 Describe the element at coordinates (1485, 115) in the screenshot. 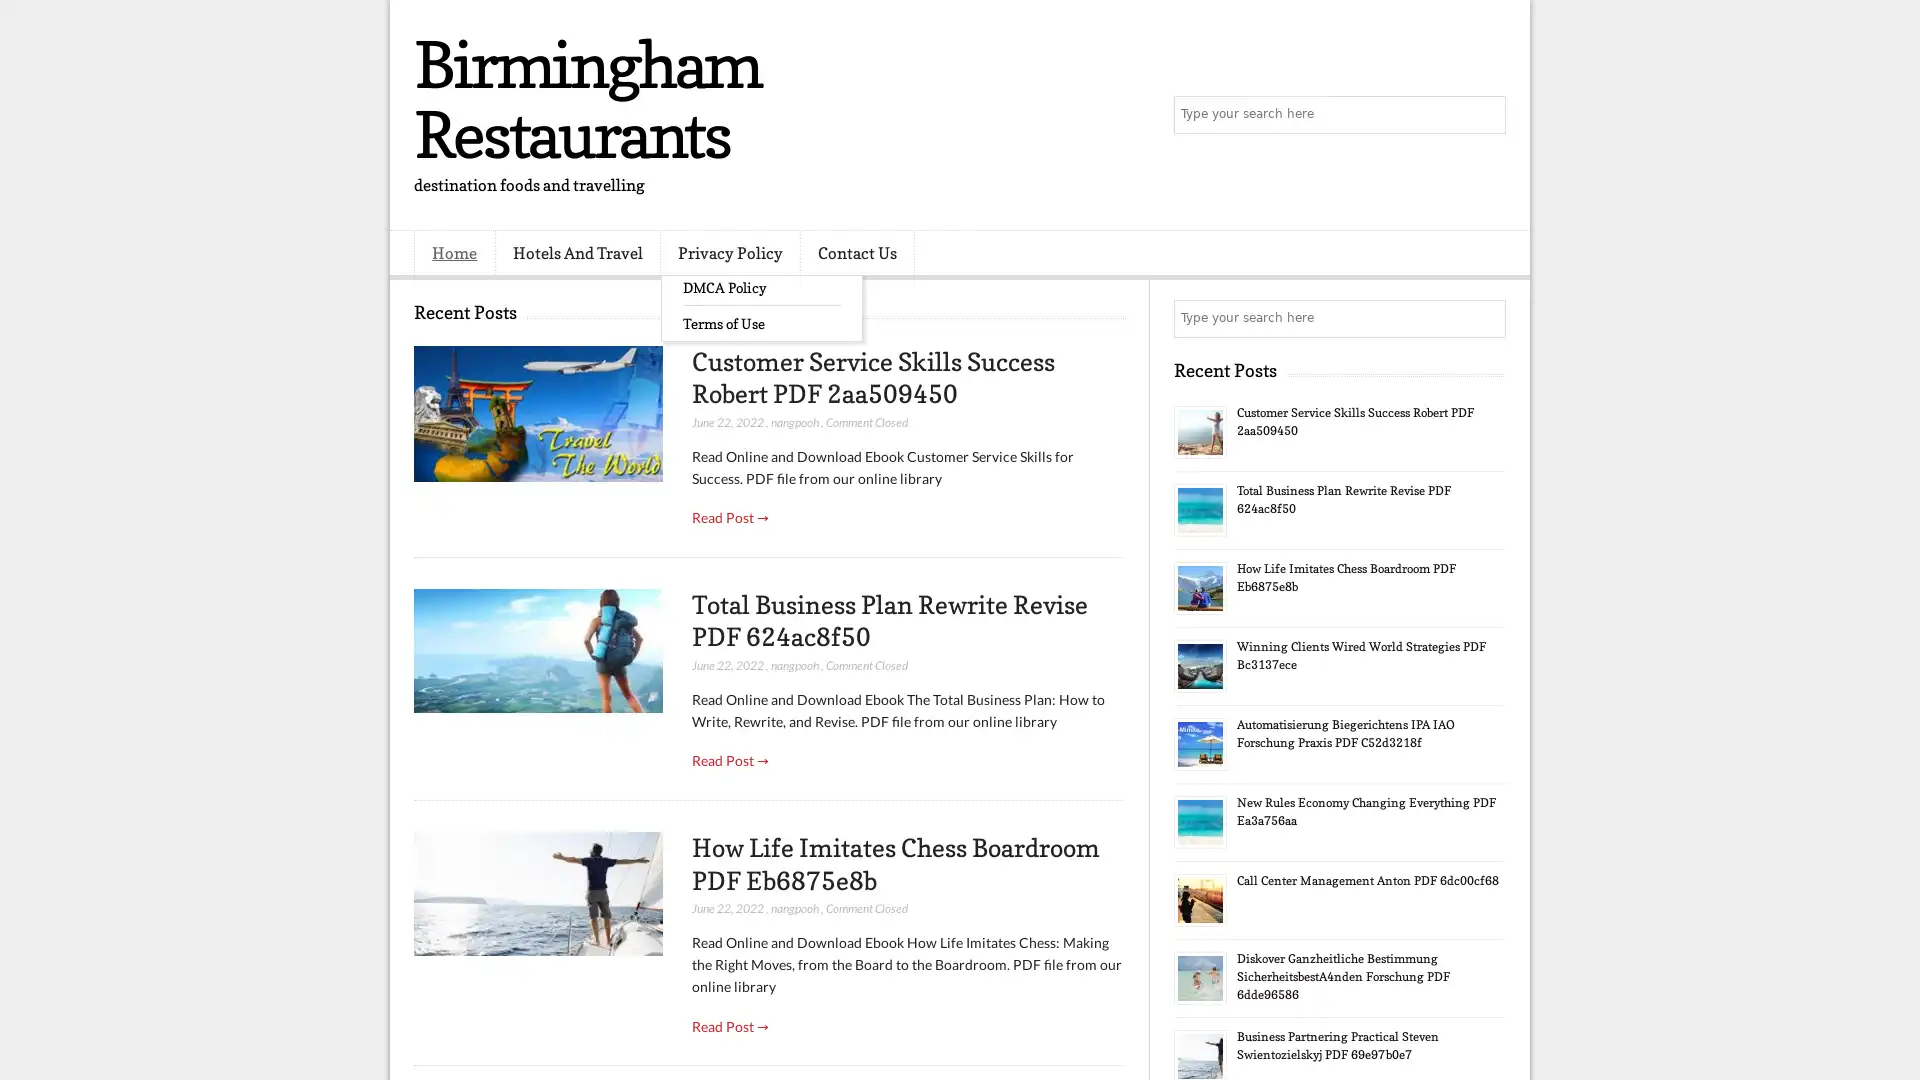

I see `Search` at that location.